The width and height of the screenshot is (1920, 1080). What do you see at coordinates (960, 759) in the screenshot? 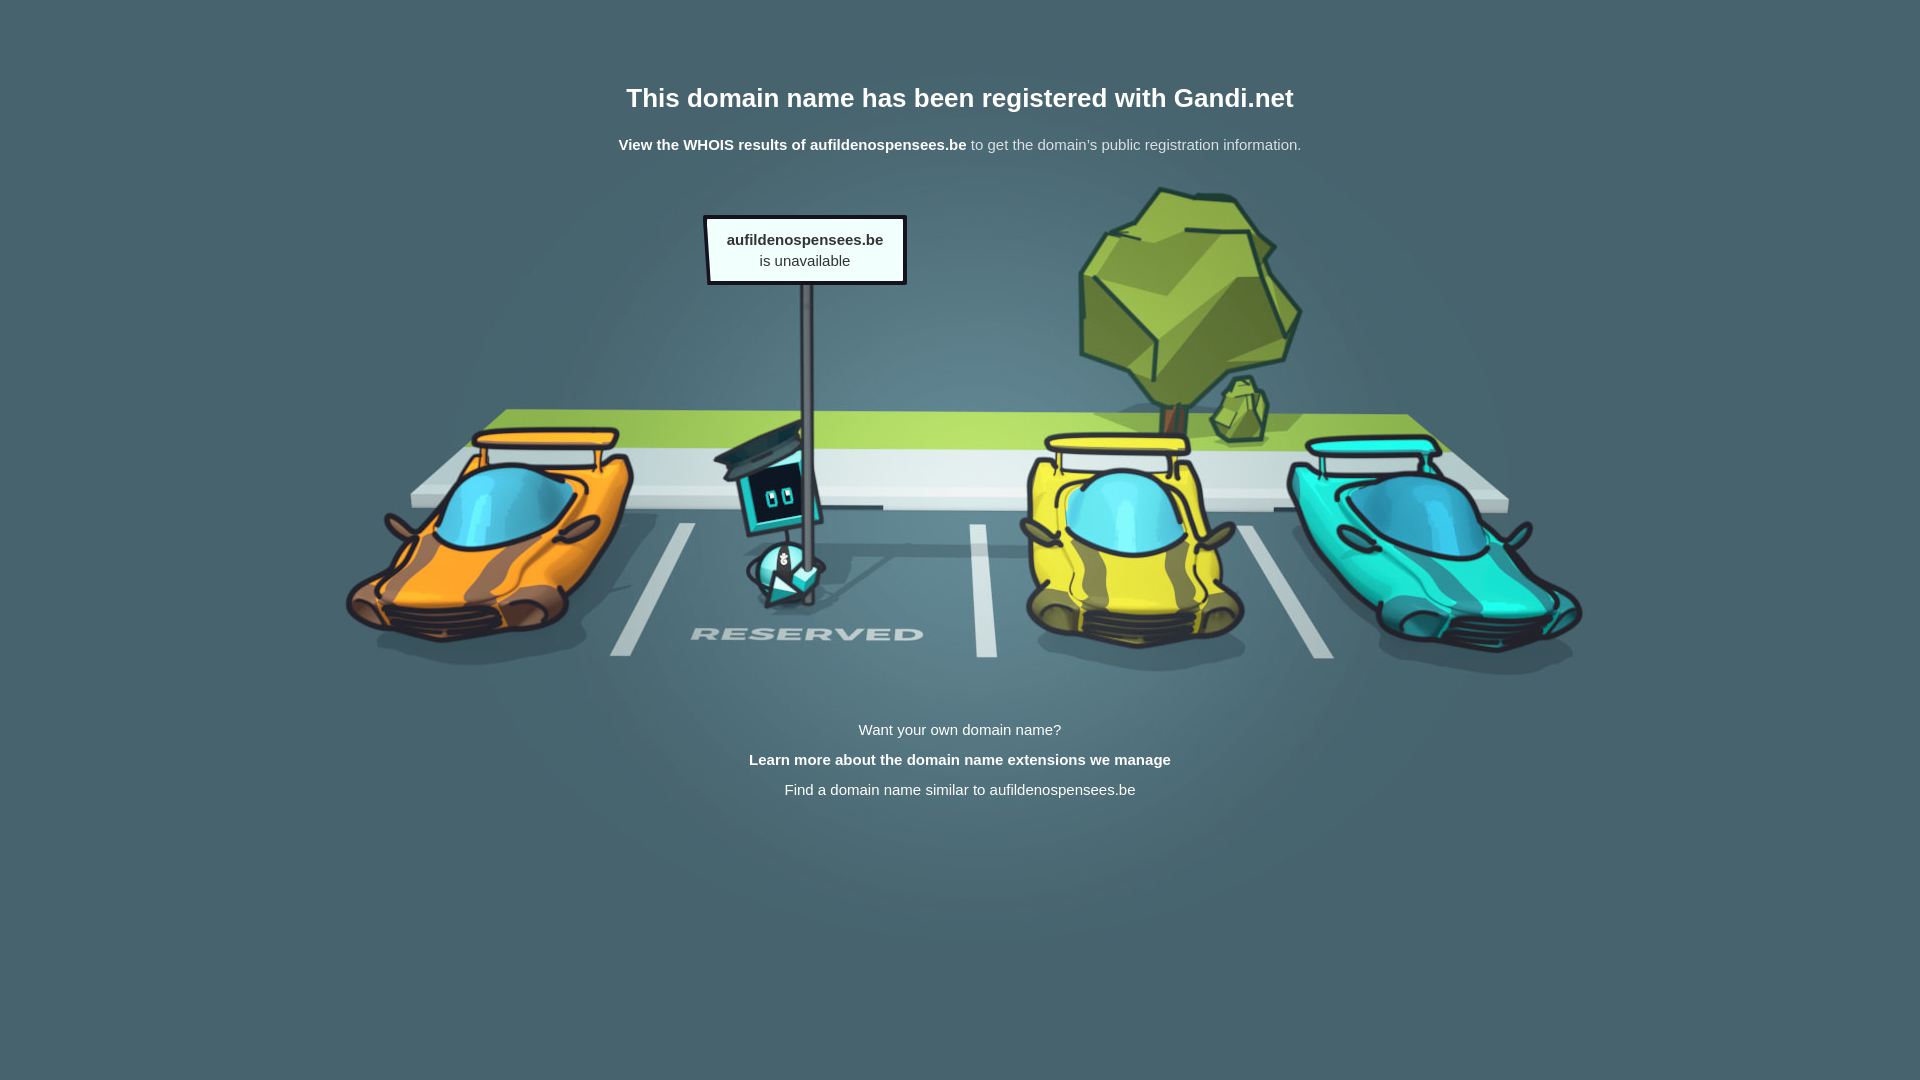
I see `'Learn more about the domain name extensions we manage'` at bounding box center [960, 759].